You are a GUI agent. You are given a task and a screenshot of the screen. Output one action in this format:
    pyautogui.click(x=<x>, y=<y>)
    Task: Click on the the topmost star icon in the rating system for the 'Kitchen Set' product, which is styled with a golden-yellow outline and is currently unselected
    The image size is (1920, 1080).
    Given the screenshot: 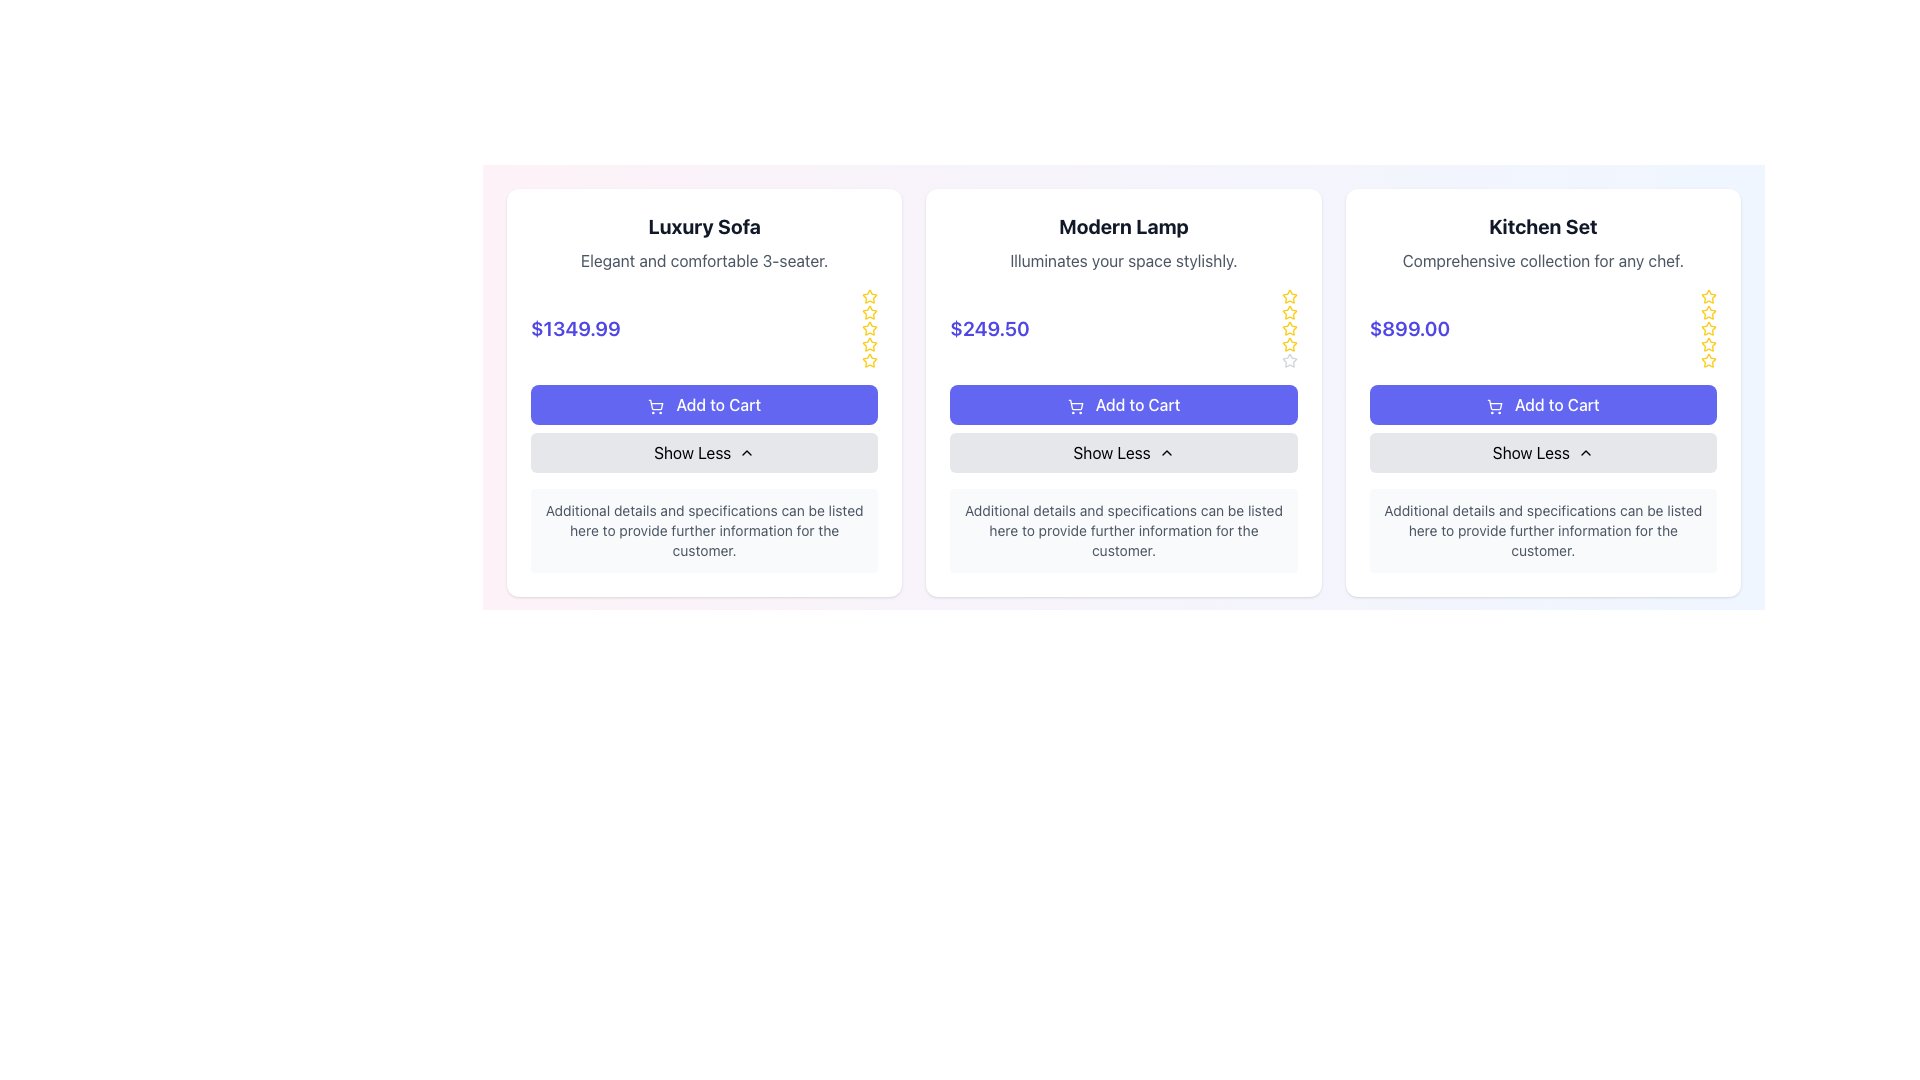 What is the action you would take?
    pyautogui.click(x=1707, y=297)
    